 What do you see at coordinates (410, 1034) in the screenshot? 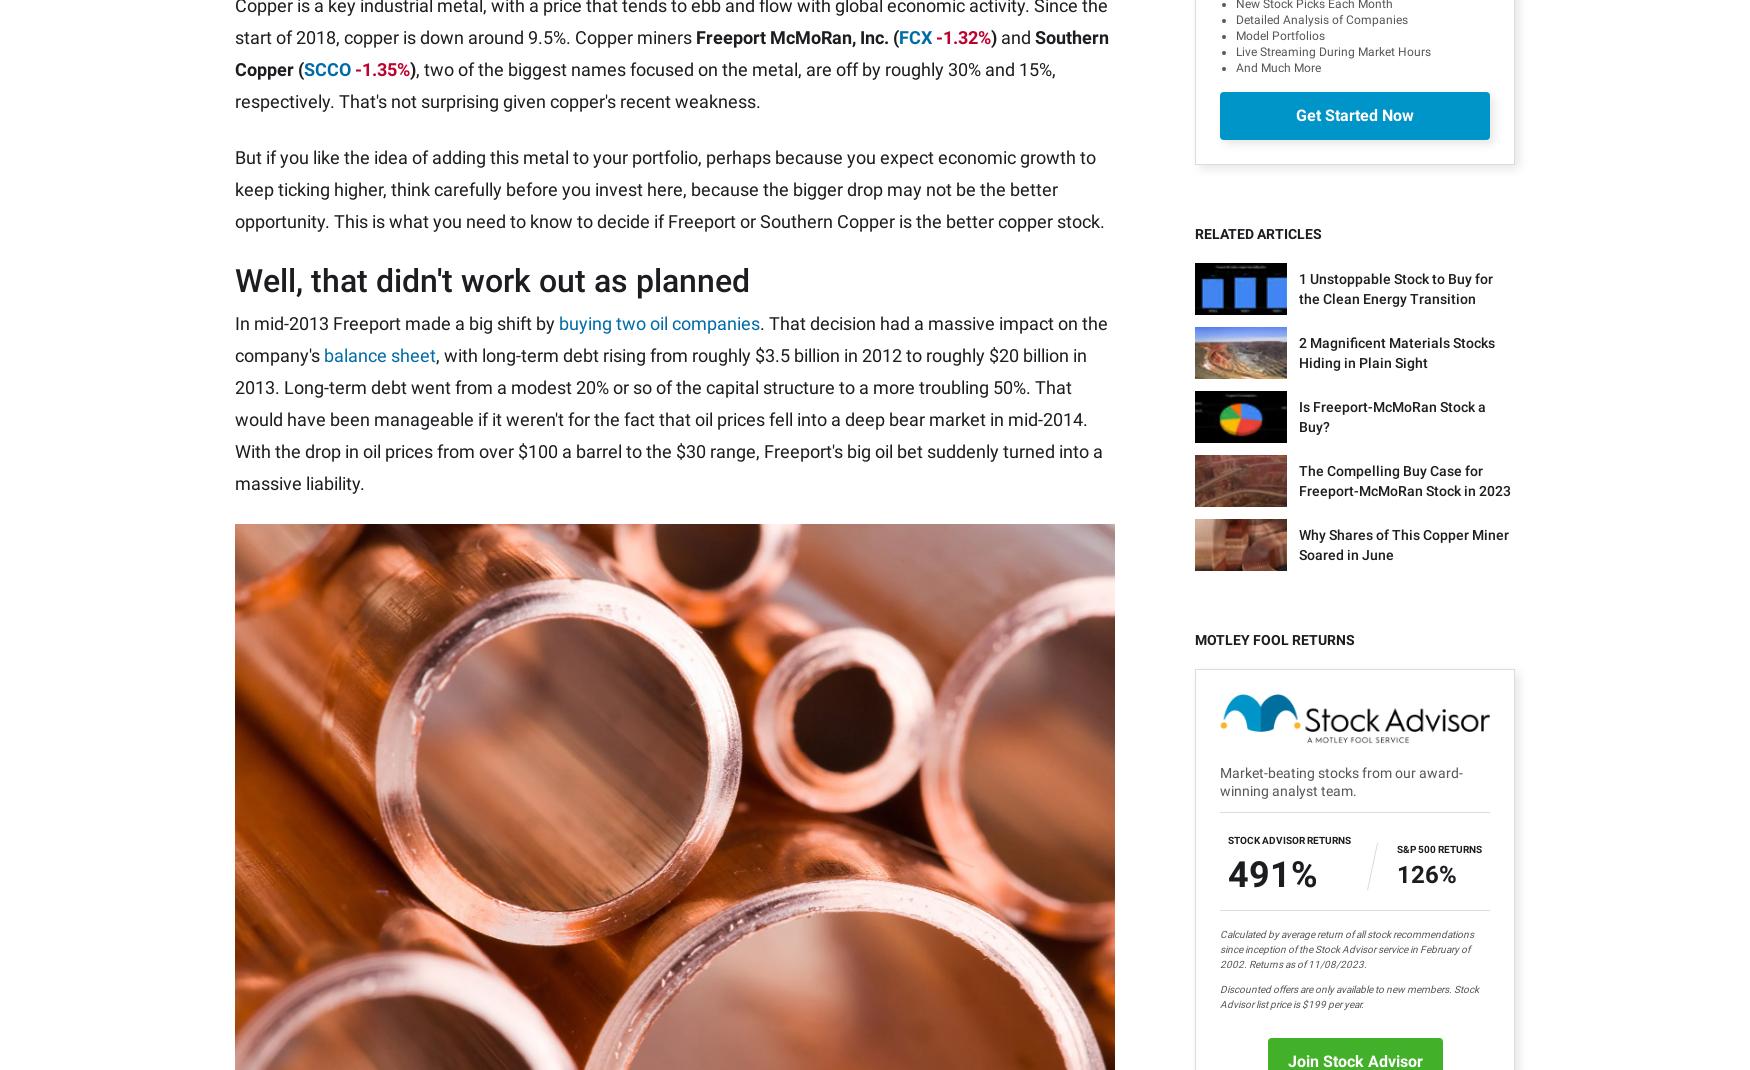
I see `'Privacy Policy'` at bounding box center [410, 1034].